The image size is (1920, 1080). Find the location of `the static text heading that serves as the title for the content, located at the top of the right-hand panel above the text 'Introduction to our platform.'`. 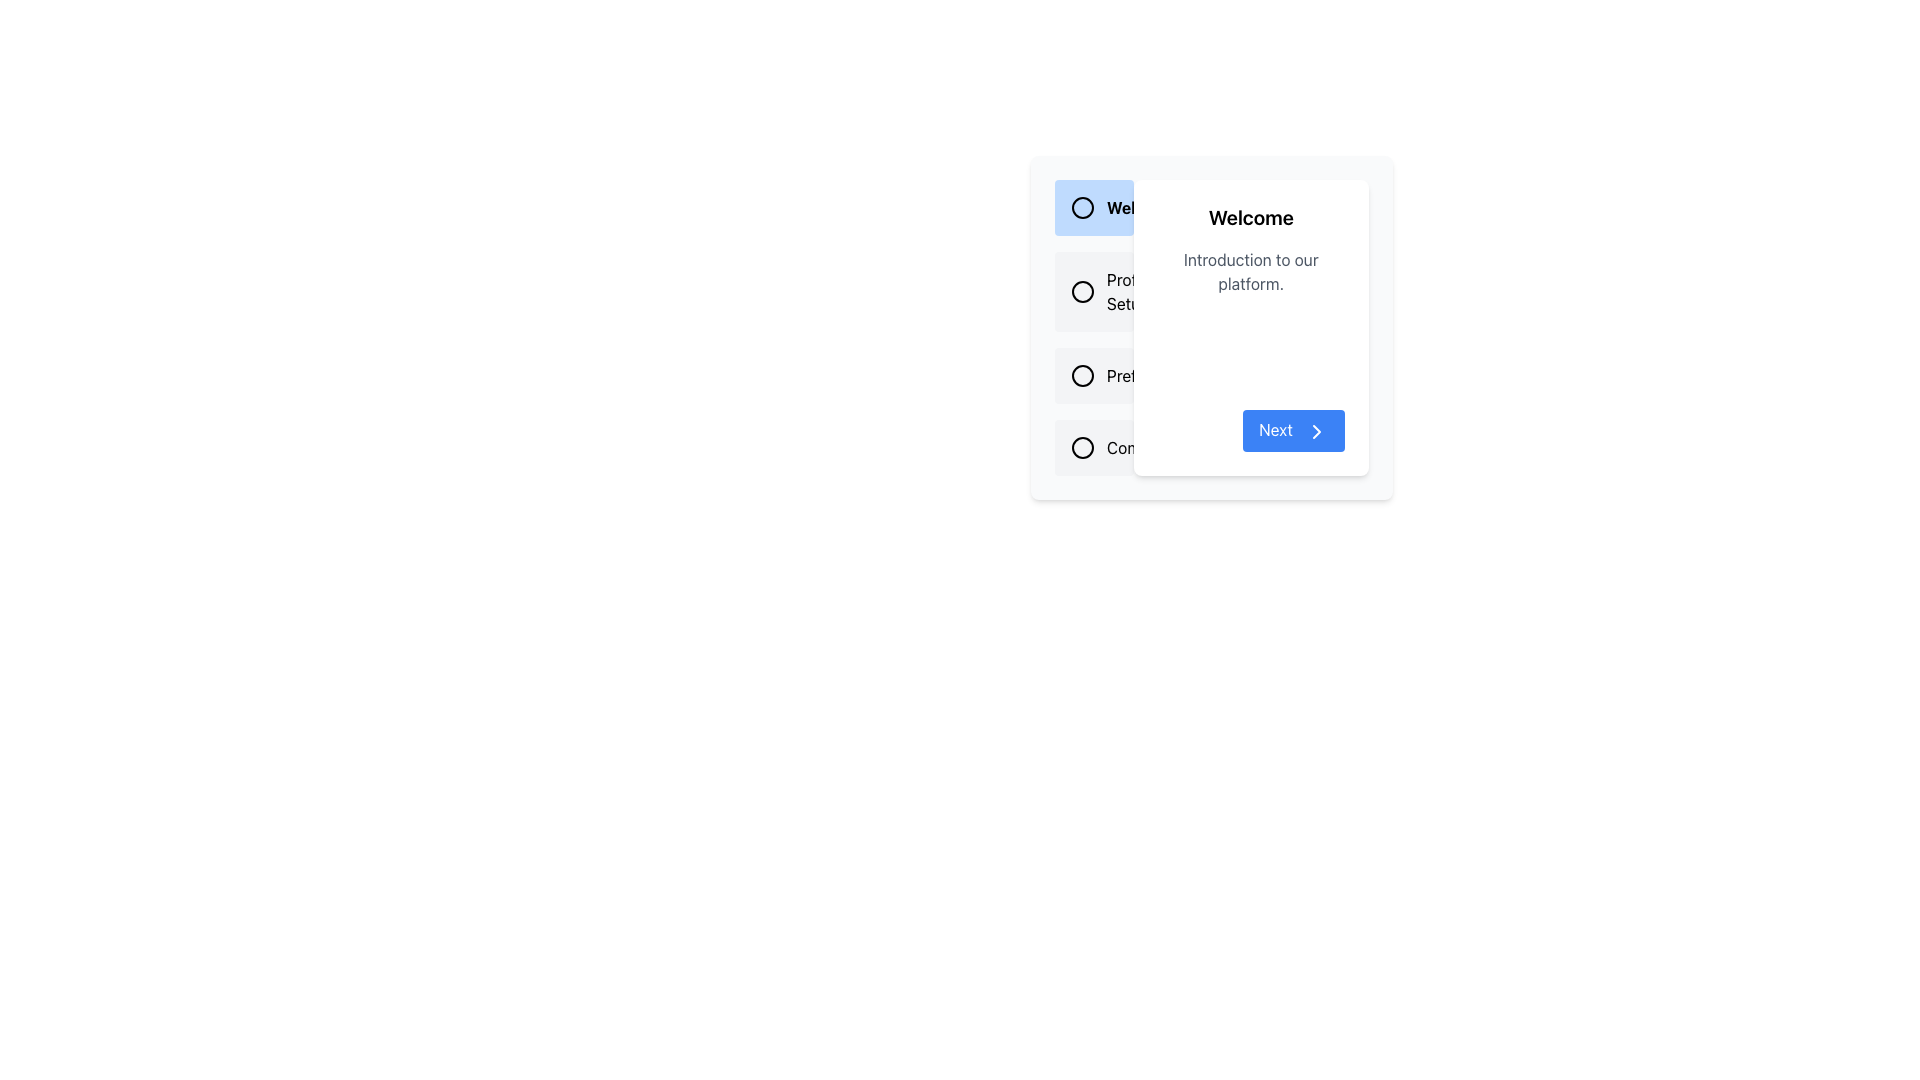

the static text heading that serves as the title for the content, located at the top of the right-hand panel above the text 'Introduction to our platform.' is located at coordinates (1250, 218).